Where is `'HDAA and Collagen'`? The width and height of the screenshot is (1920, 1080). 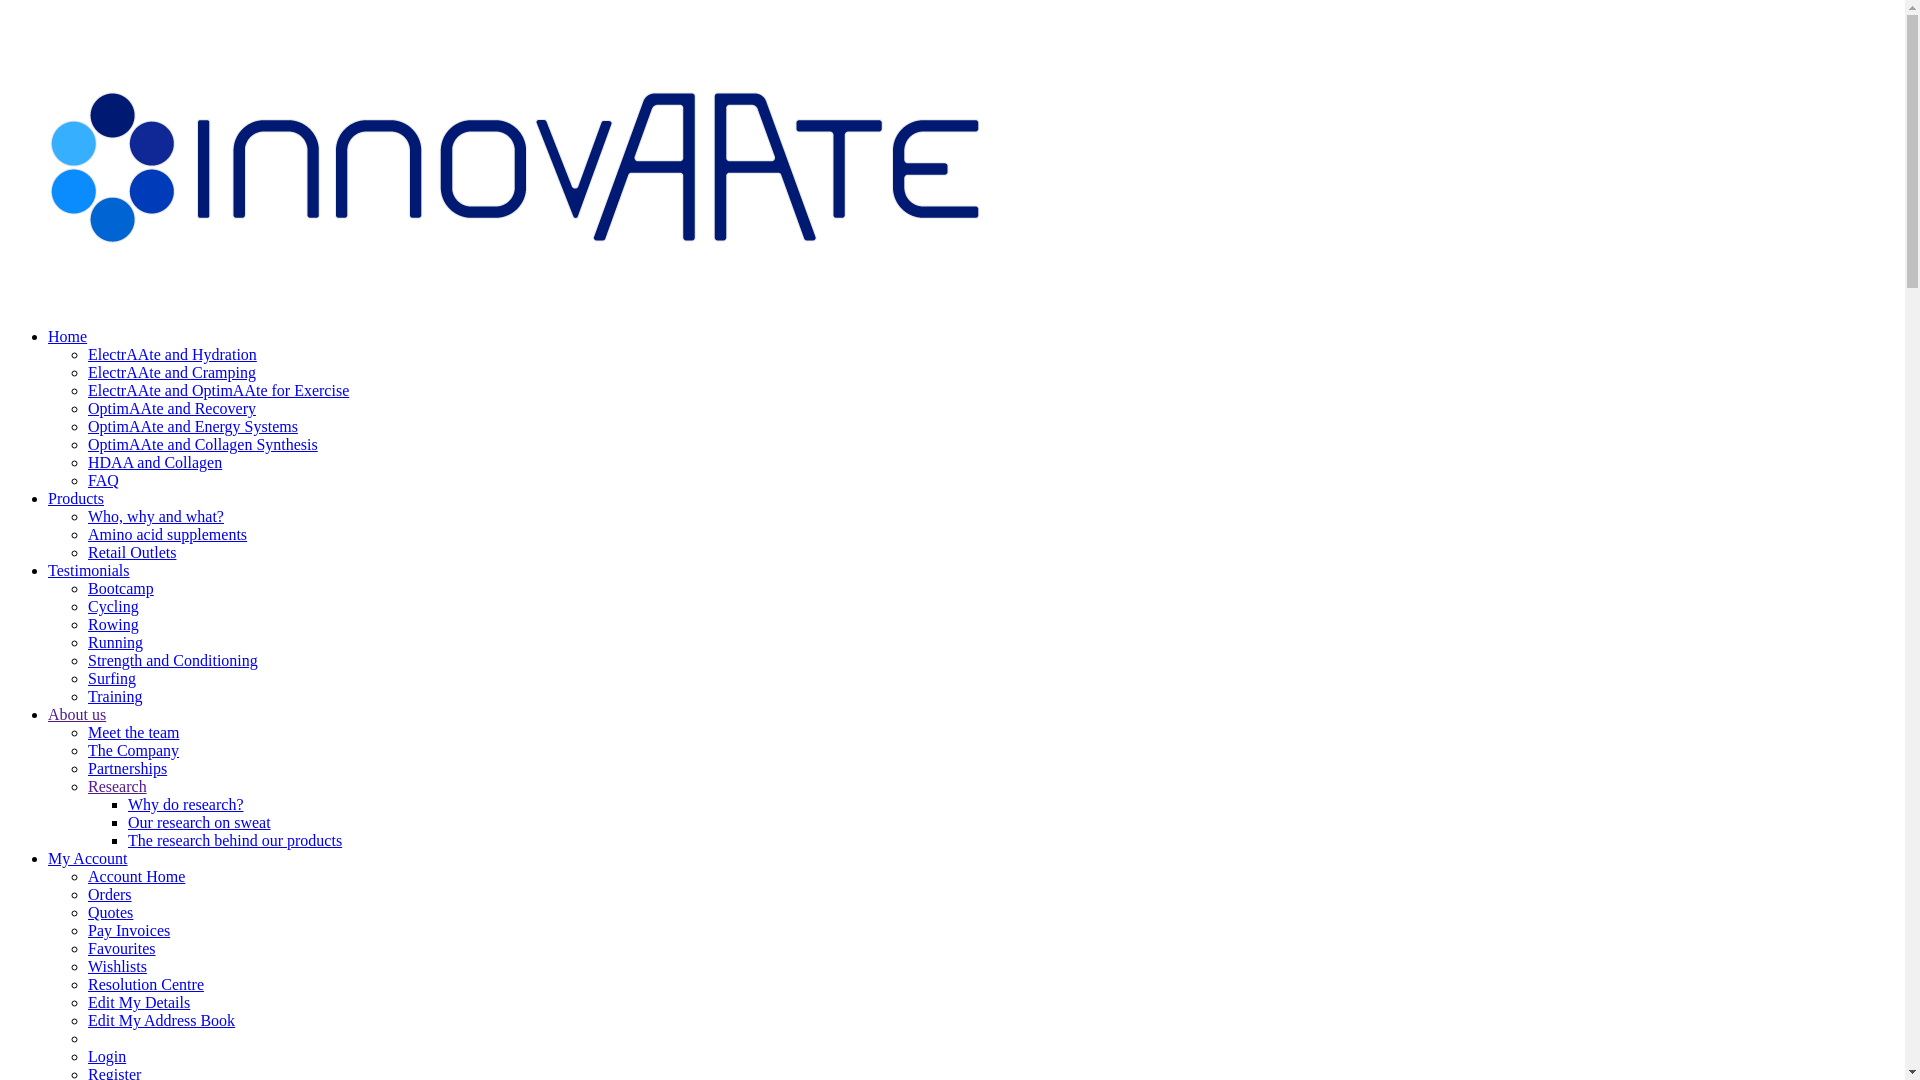 'HDAA and Collagen' is located at coordinates (153, 462).